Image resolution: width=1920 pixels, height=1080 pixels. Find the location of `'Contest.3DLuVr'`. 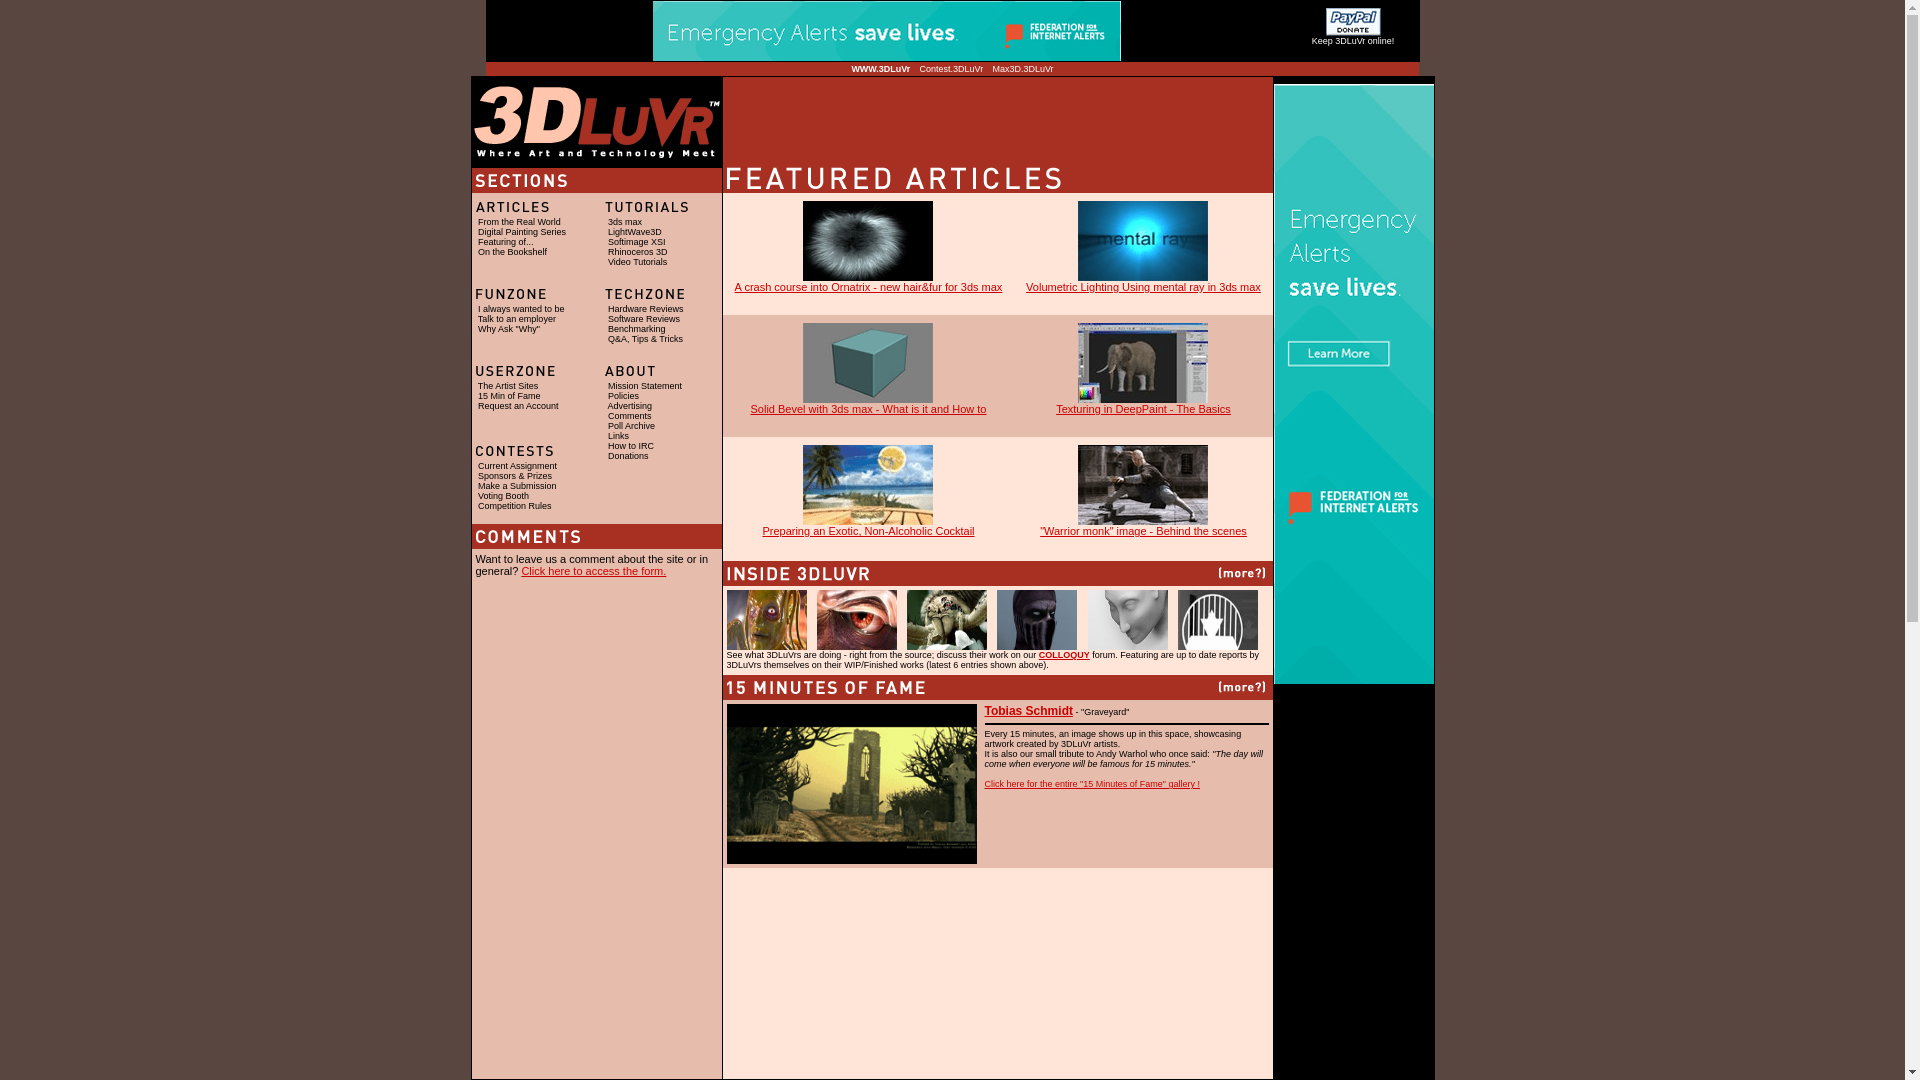

'Contest.3DLuVr' is located at coordinates (950, 68).